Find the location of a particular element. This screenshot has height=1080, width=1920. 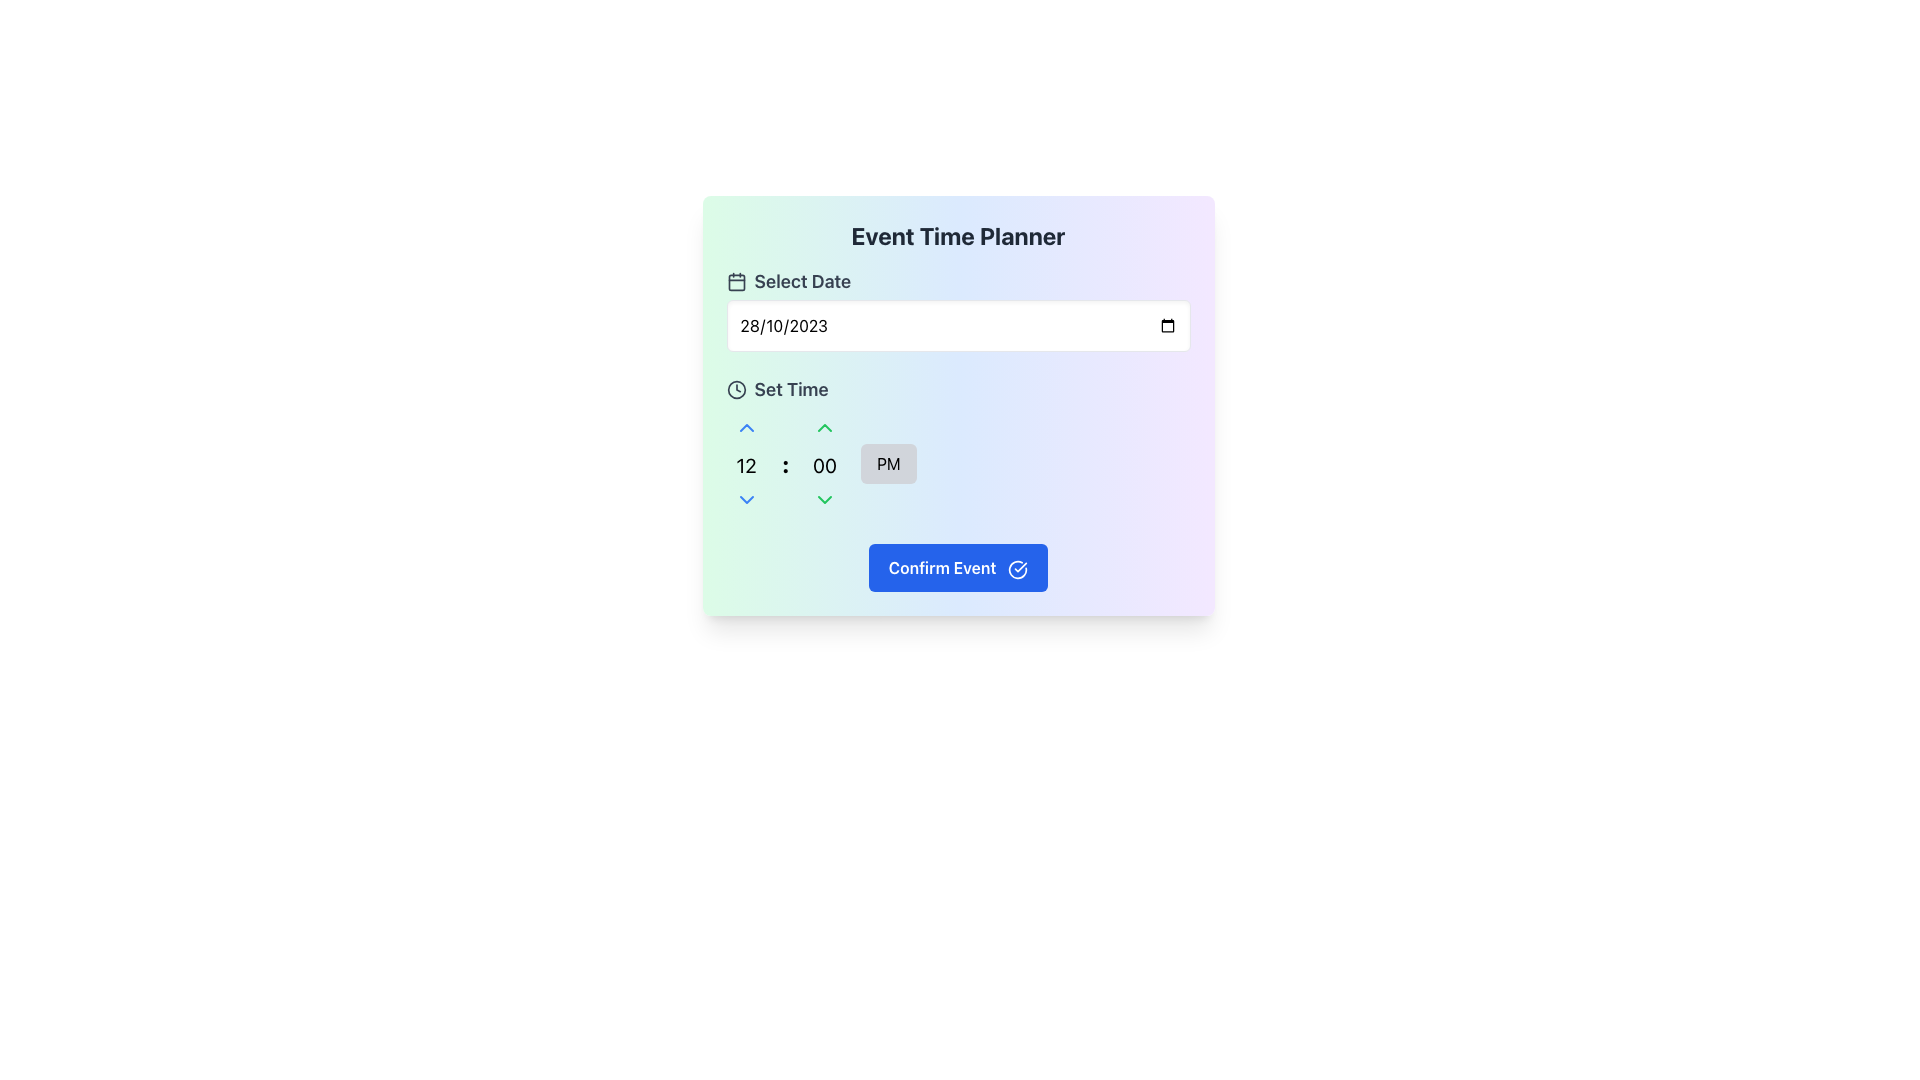

the SVG graphic element representing a calendar icon in the date selection section, located above the 'Select Date' label is located at coordinates (735, 282).